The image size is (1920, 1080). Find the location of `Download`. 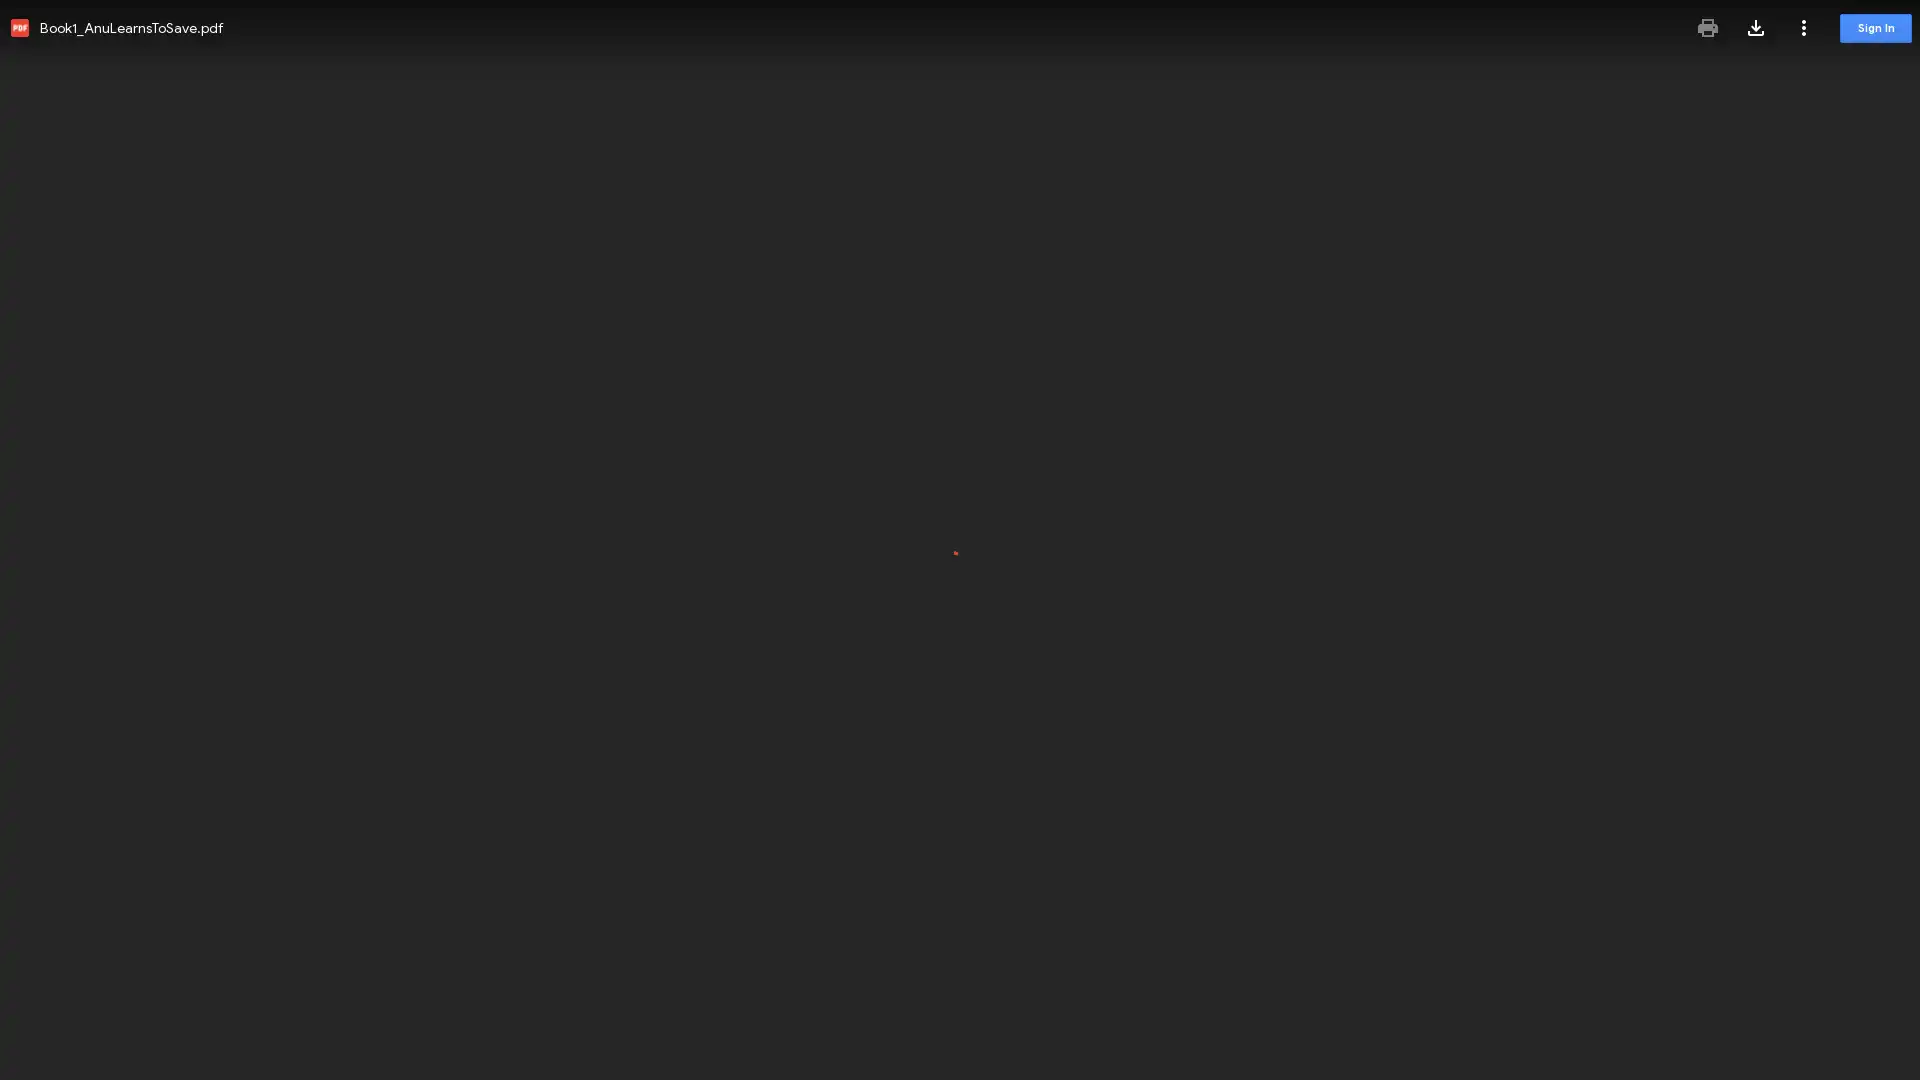

Download is located at coordinates (1755, 27).